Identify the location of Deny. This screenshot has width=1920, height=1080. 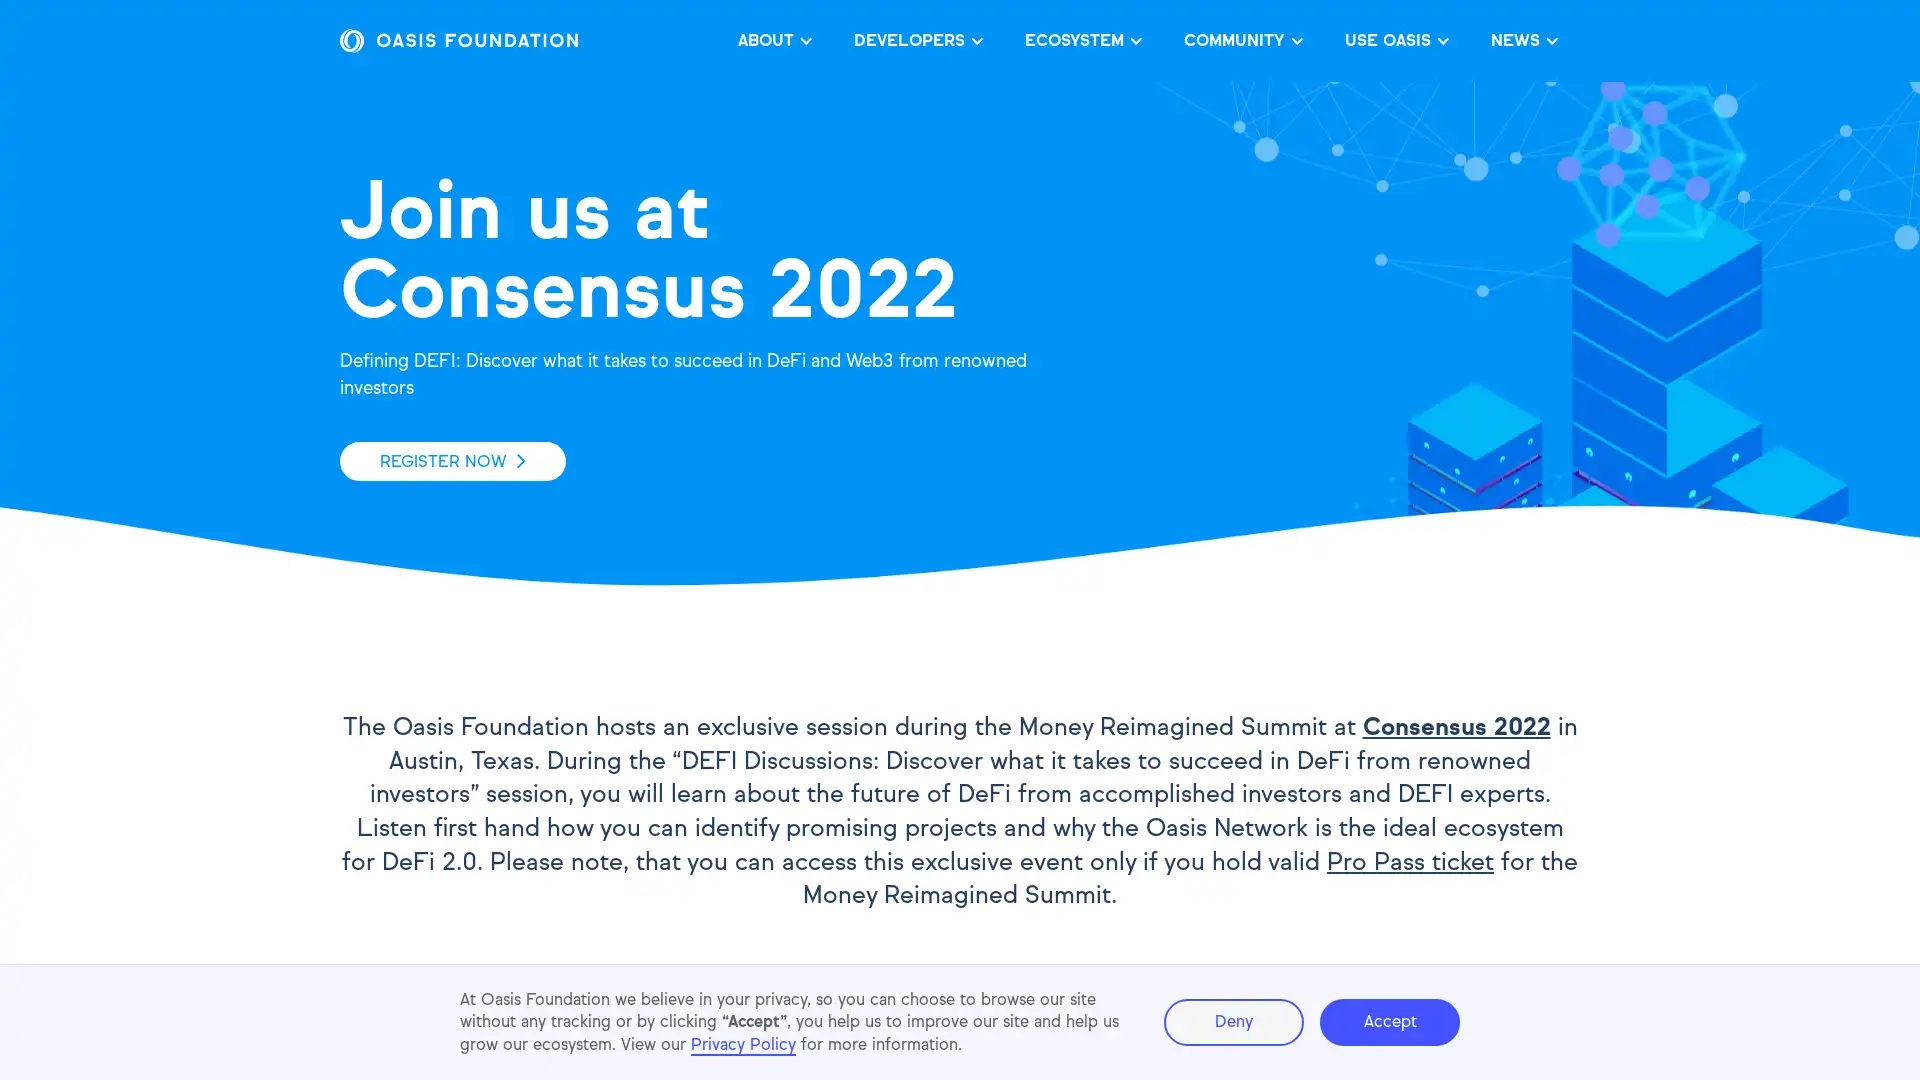
(1232, 1022).